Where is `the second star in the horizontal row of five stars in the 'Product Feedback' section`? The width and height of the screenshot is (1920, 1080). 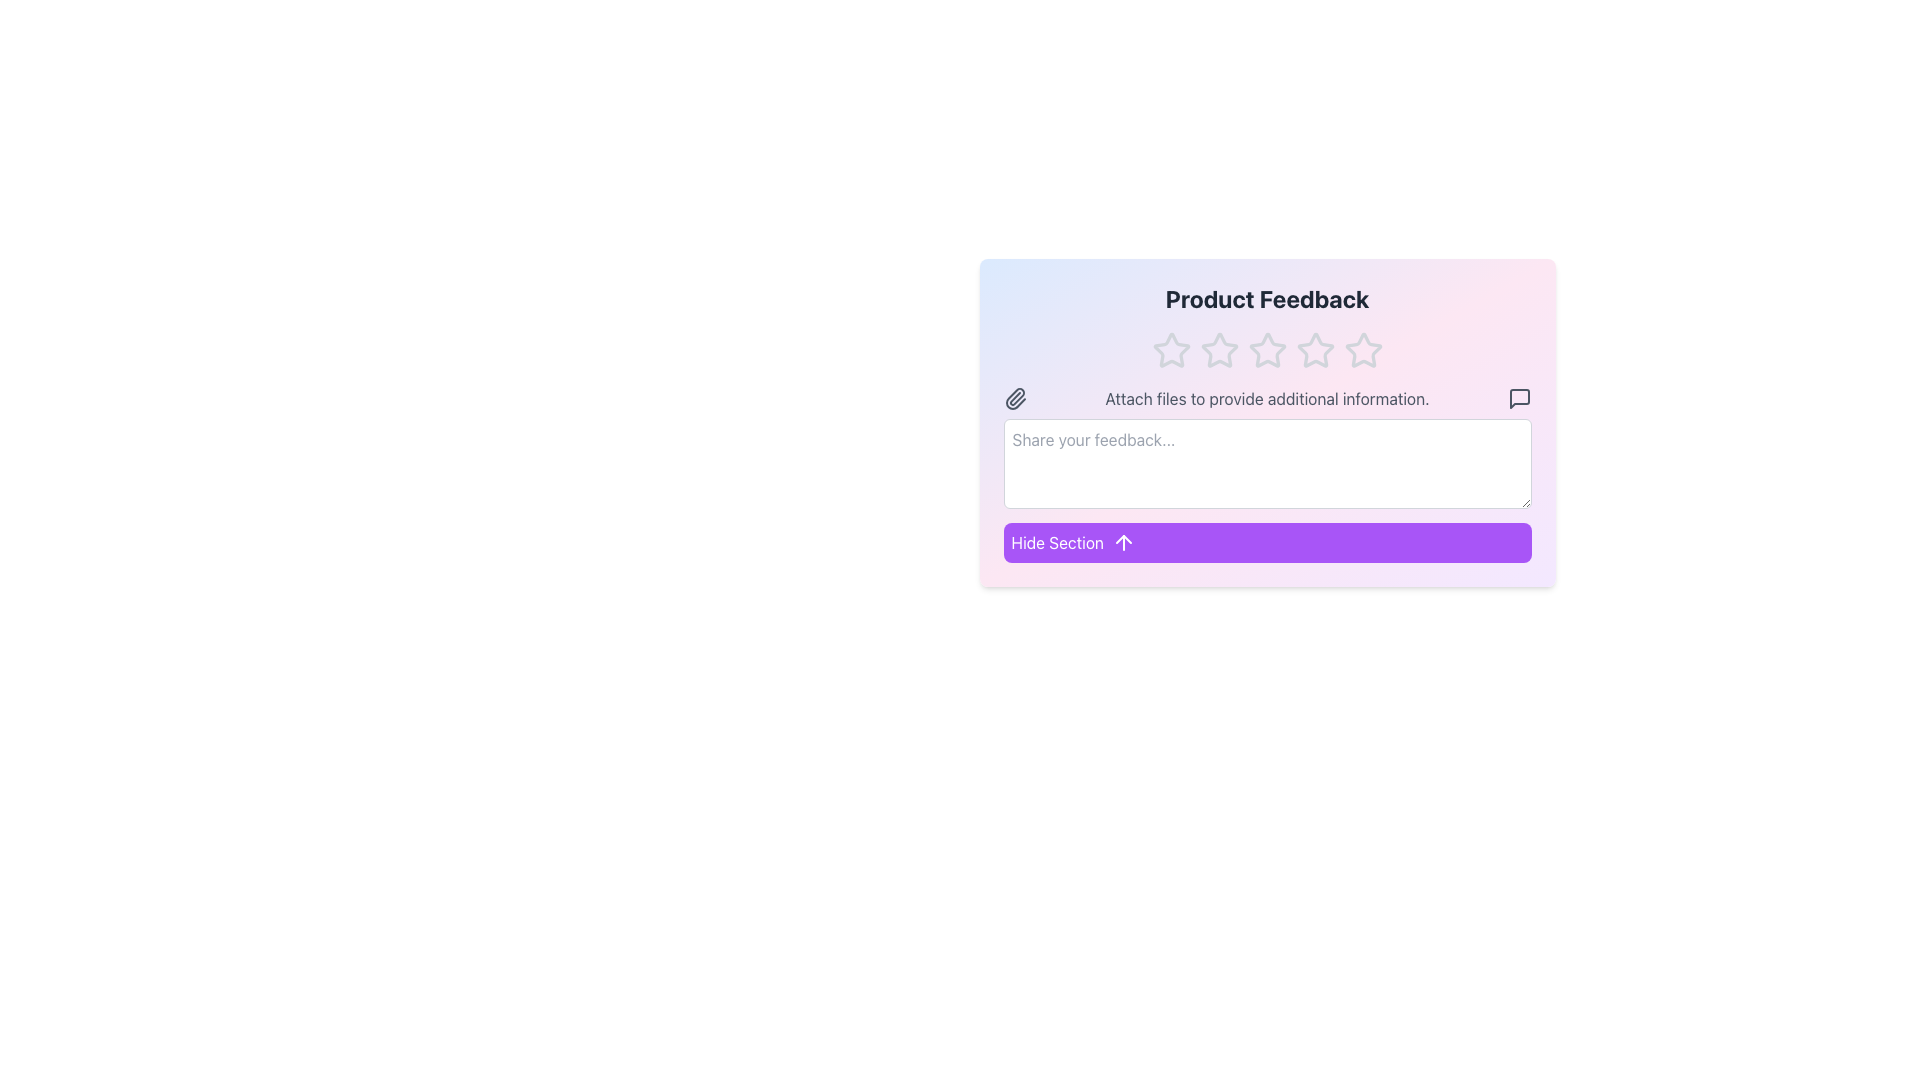 the second star in the horizontal row of five stars in the 'Product Feedback' section is located at coordinates (1266, 349).